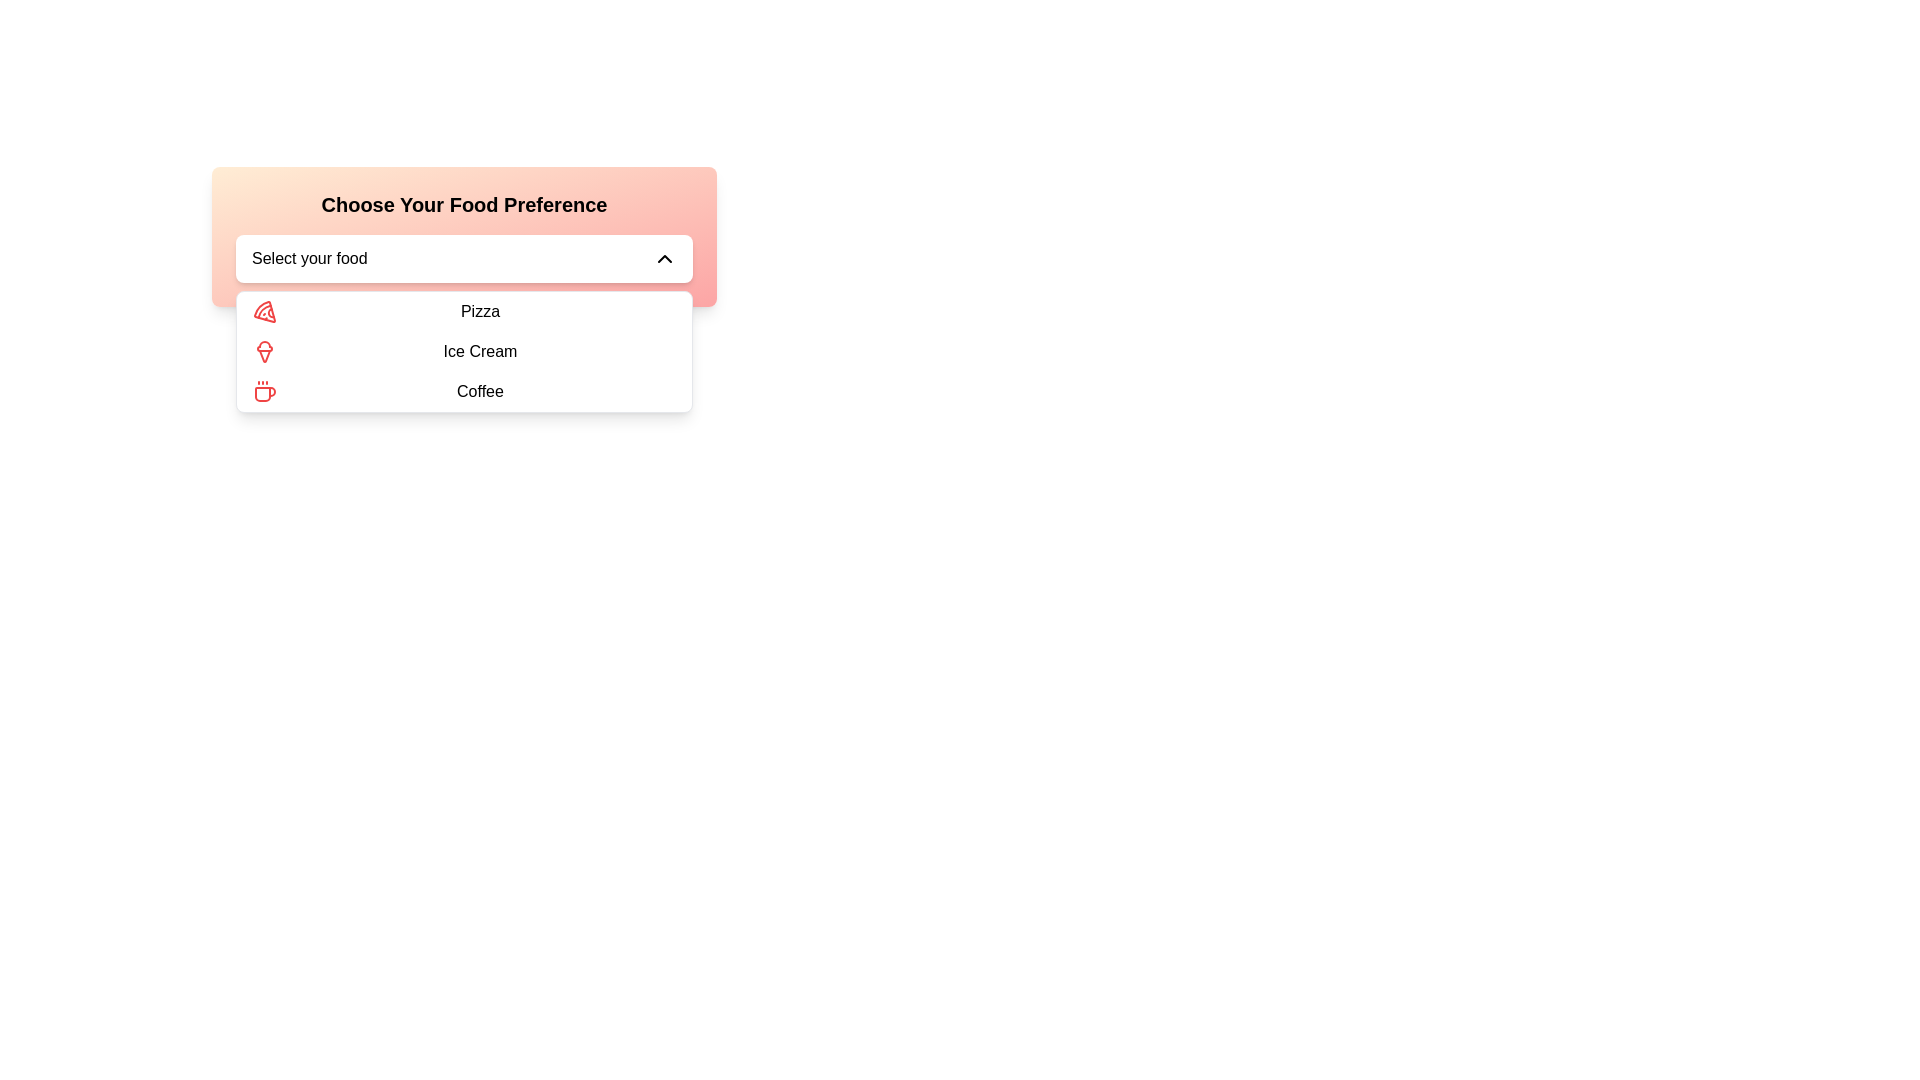  Describe the element at coordinates (263, 392) in the screenshot. I see `the red coffee cup icon located on the left side of the 'Coffee' menu option, which is positioned below the 'Ice Cream' option in the dropdown menu` at that location.